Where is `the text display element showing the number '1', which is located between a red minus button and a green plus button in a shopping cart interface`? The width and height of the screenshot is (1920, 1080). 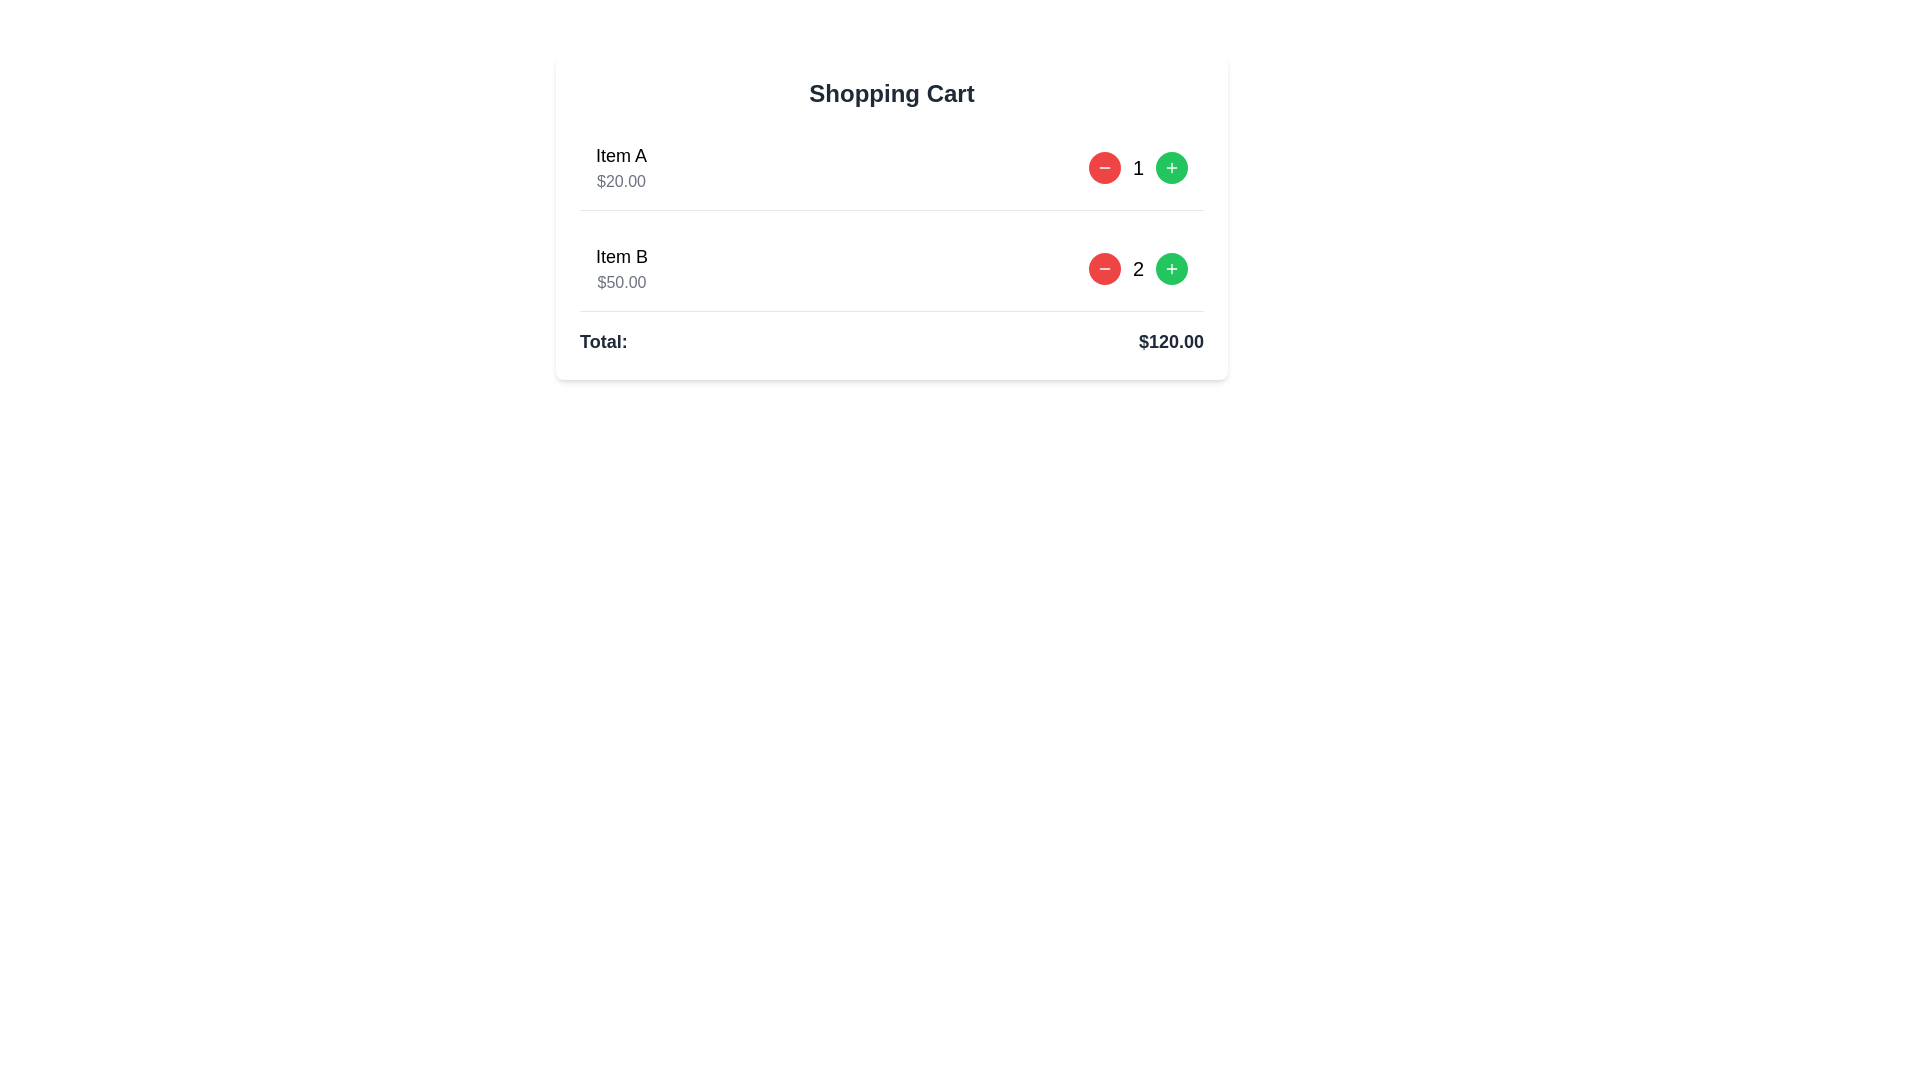 the text display element showing the number '1', which is located between a red minus button and a green plus button in a shopping cart interface is located at coordinates (1138, 167).